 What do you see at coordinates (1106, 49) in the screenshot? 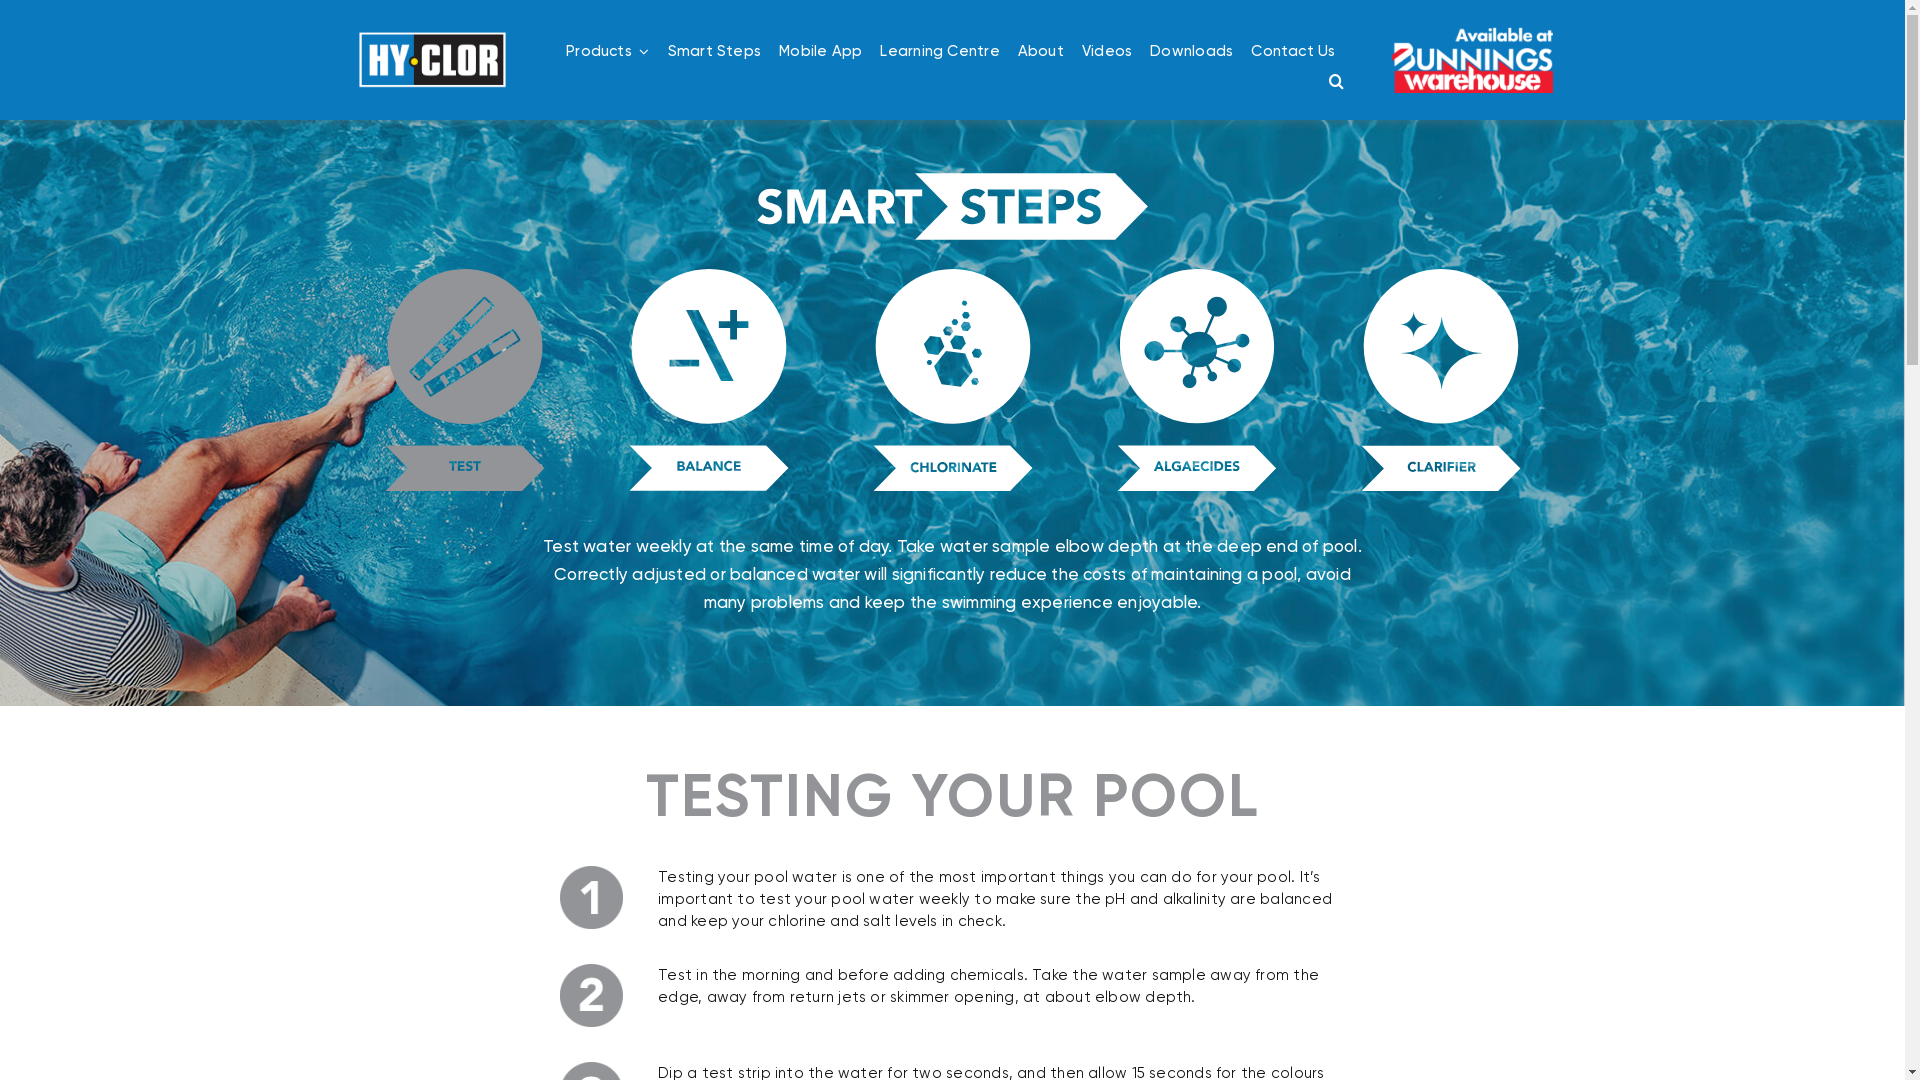
I see `'Videos'` at bounding box center [1106, 49].